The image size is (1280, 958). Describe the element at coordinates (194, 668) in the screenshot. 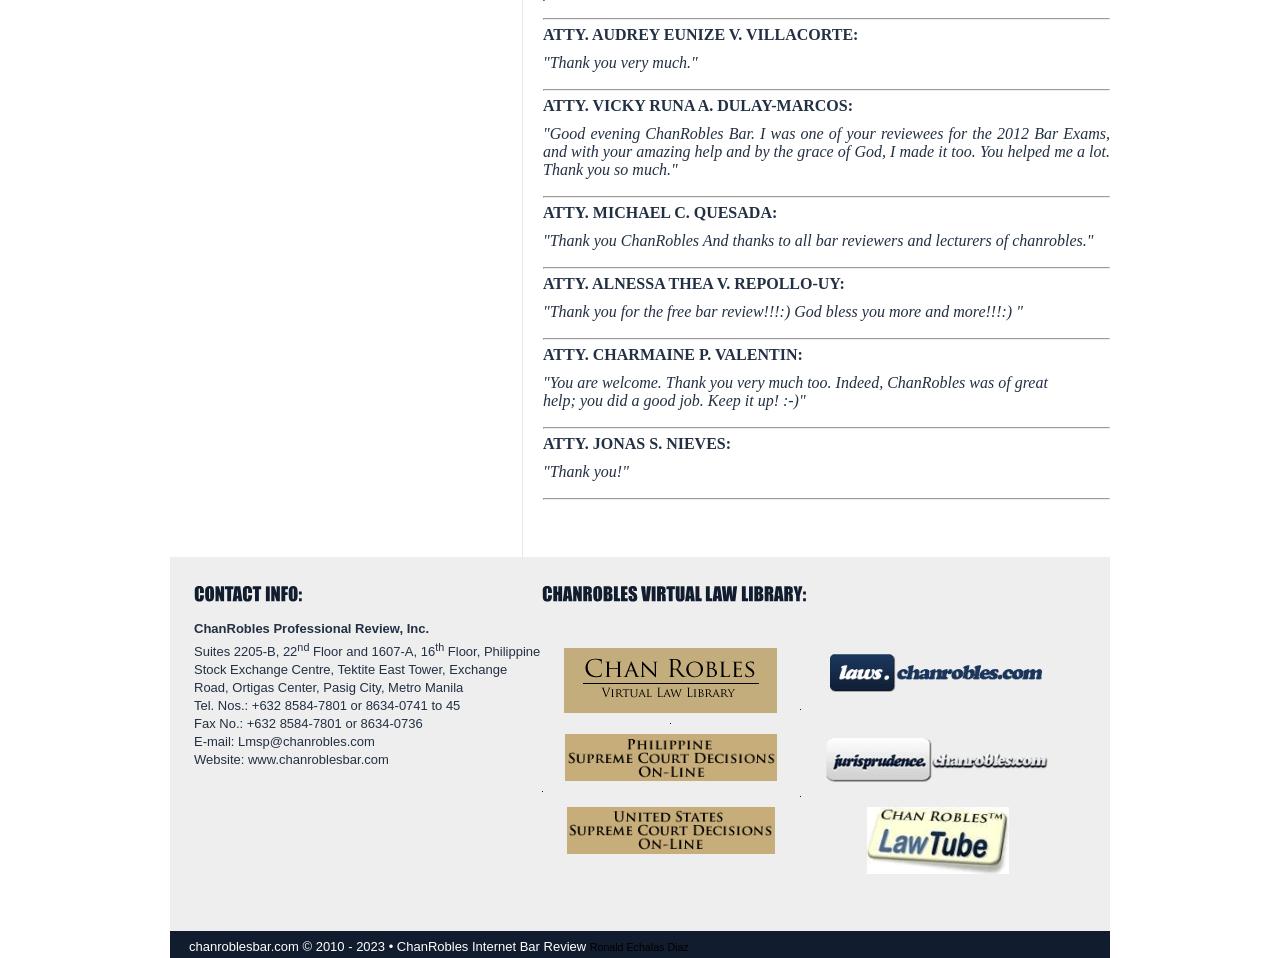

I see `'Floor, Philippine Stock Exchange Centre, Tektite East Tower, Exchange Road, Ortigas Center, Pasig City, Metro Manila'` at that location.